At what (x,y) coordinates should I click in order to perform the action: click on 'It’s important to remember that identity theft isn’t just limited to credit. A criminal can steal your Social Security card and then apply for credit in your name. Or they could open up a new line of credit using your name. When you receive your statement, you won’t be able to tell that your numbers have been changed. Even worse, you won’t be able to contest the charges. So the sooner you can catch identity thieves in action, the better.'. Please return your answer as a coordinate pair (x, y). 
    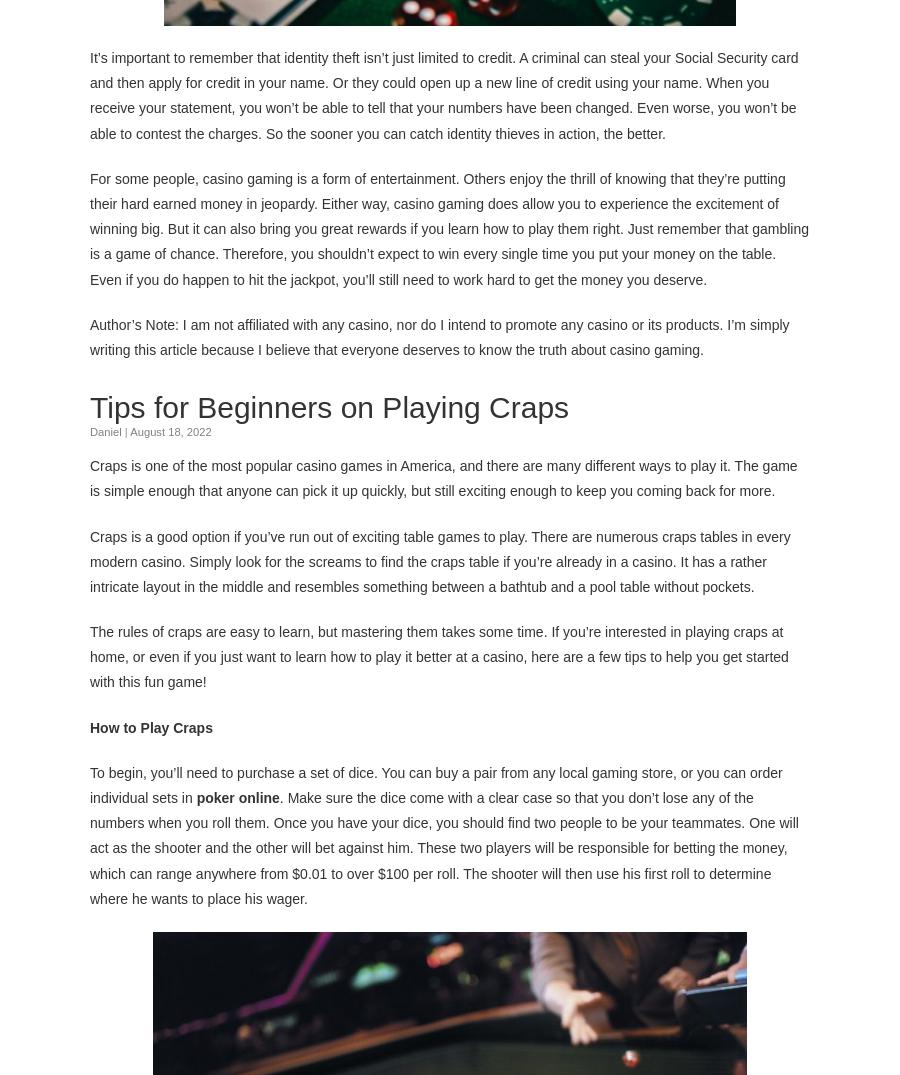
    Looking at the image, I should click on (443, 94).